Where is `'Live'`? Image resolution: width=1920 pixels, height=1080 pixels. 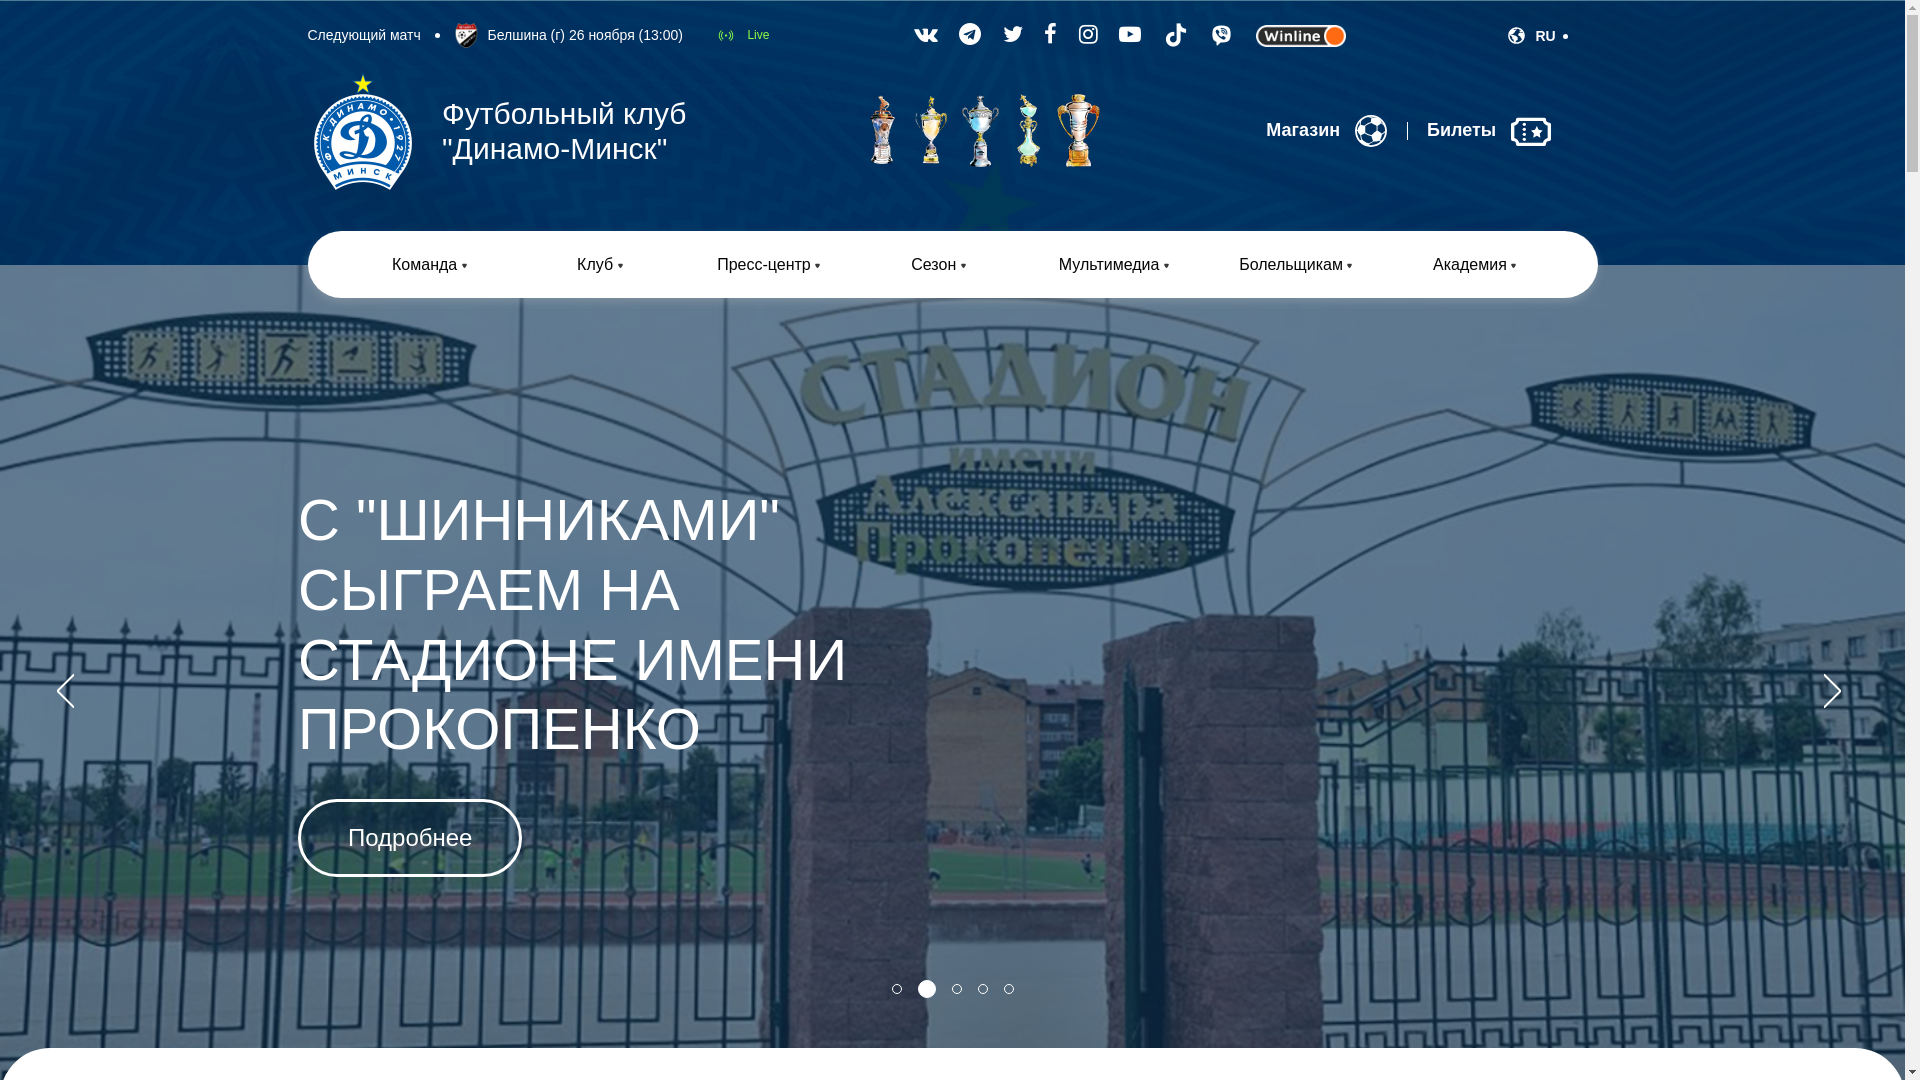
'Live' is located at coordinates (742, 35).